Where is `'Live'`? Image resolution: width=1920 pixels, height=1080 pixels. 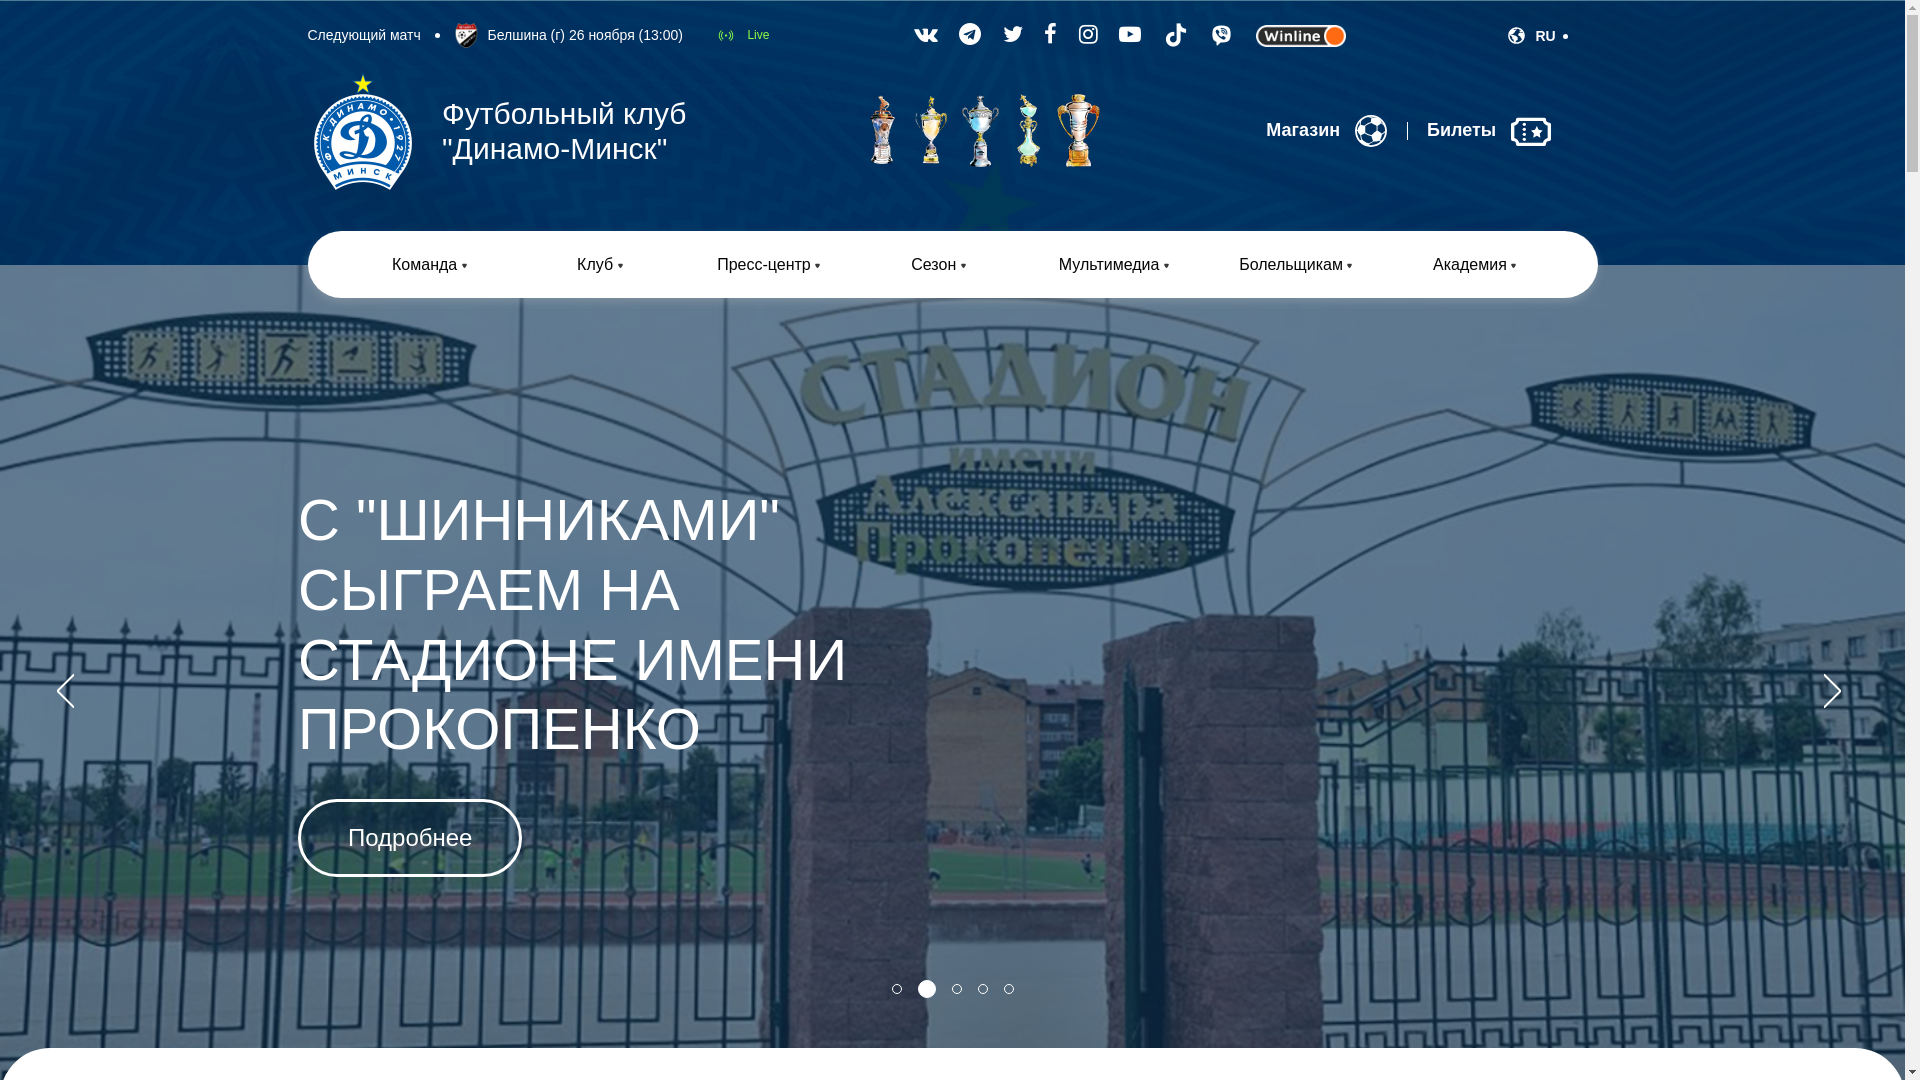
'Live' is located at coordinates (742, 35).